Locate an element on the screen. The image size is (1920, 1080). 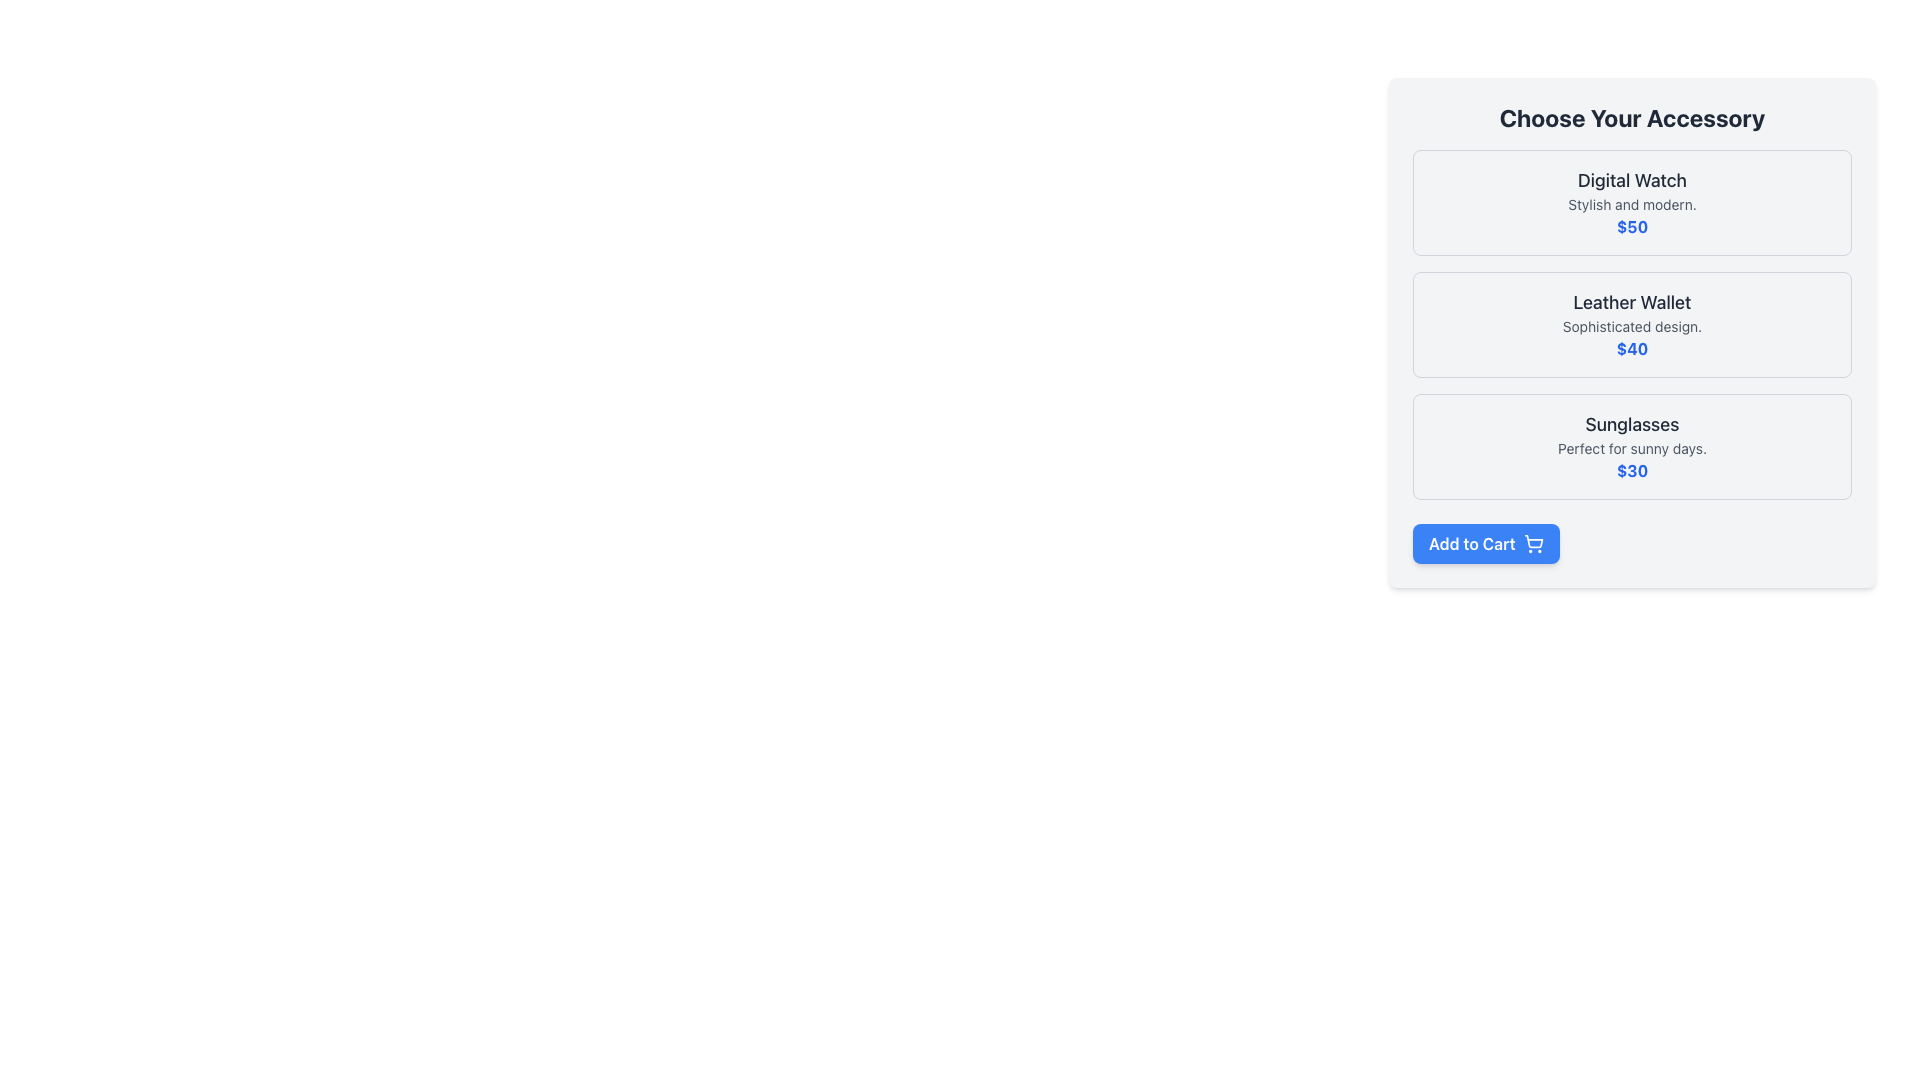
the title text reading 'Choose Your Accessory', which is styled in bold and large font at the top of a card-like layout is located at coordinates (1632, 118).